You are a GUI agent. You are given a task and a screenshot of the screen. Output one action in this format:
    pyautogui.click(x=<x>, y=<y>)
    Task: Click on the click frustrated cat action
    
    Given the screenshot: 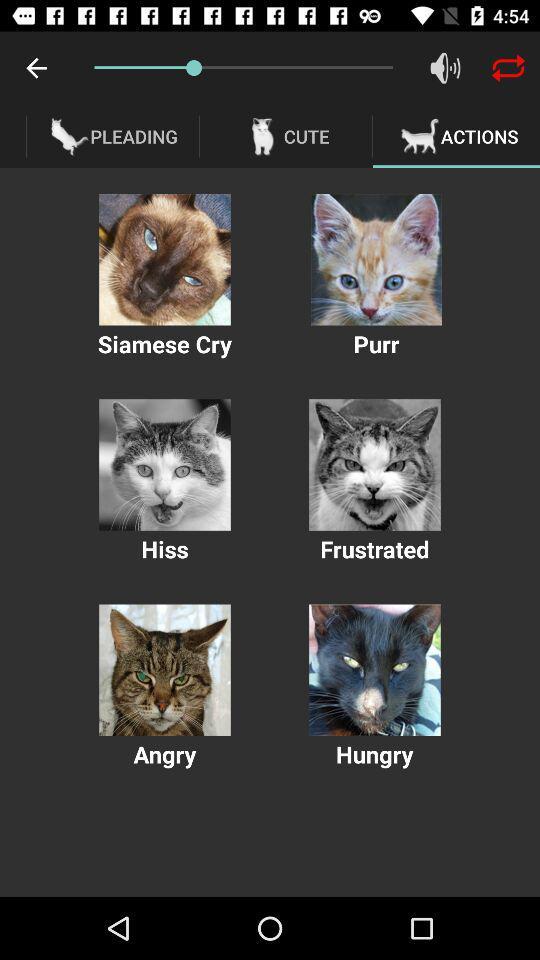 What is the action you would take?
    pyautogui.click(x=374, y=465)
    